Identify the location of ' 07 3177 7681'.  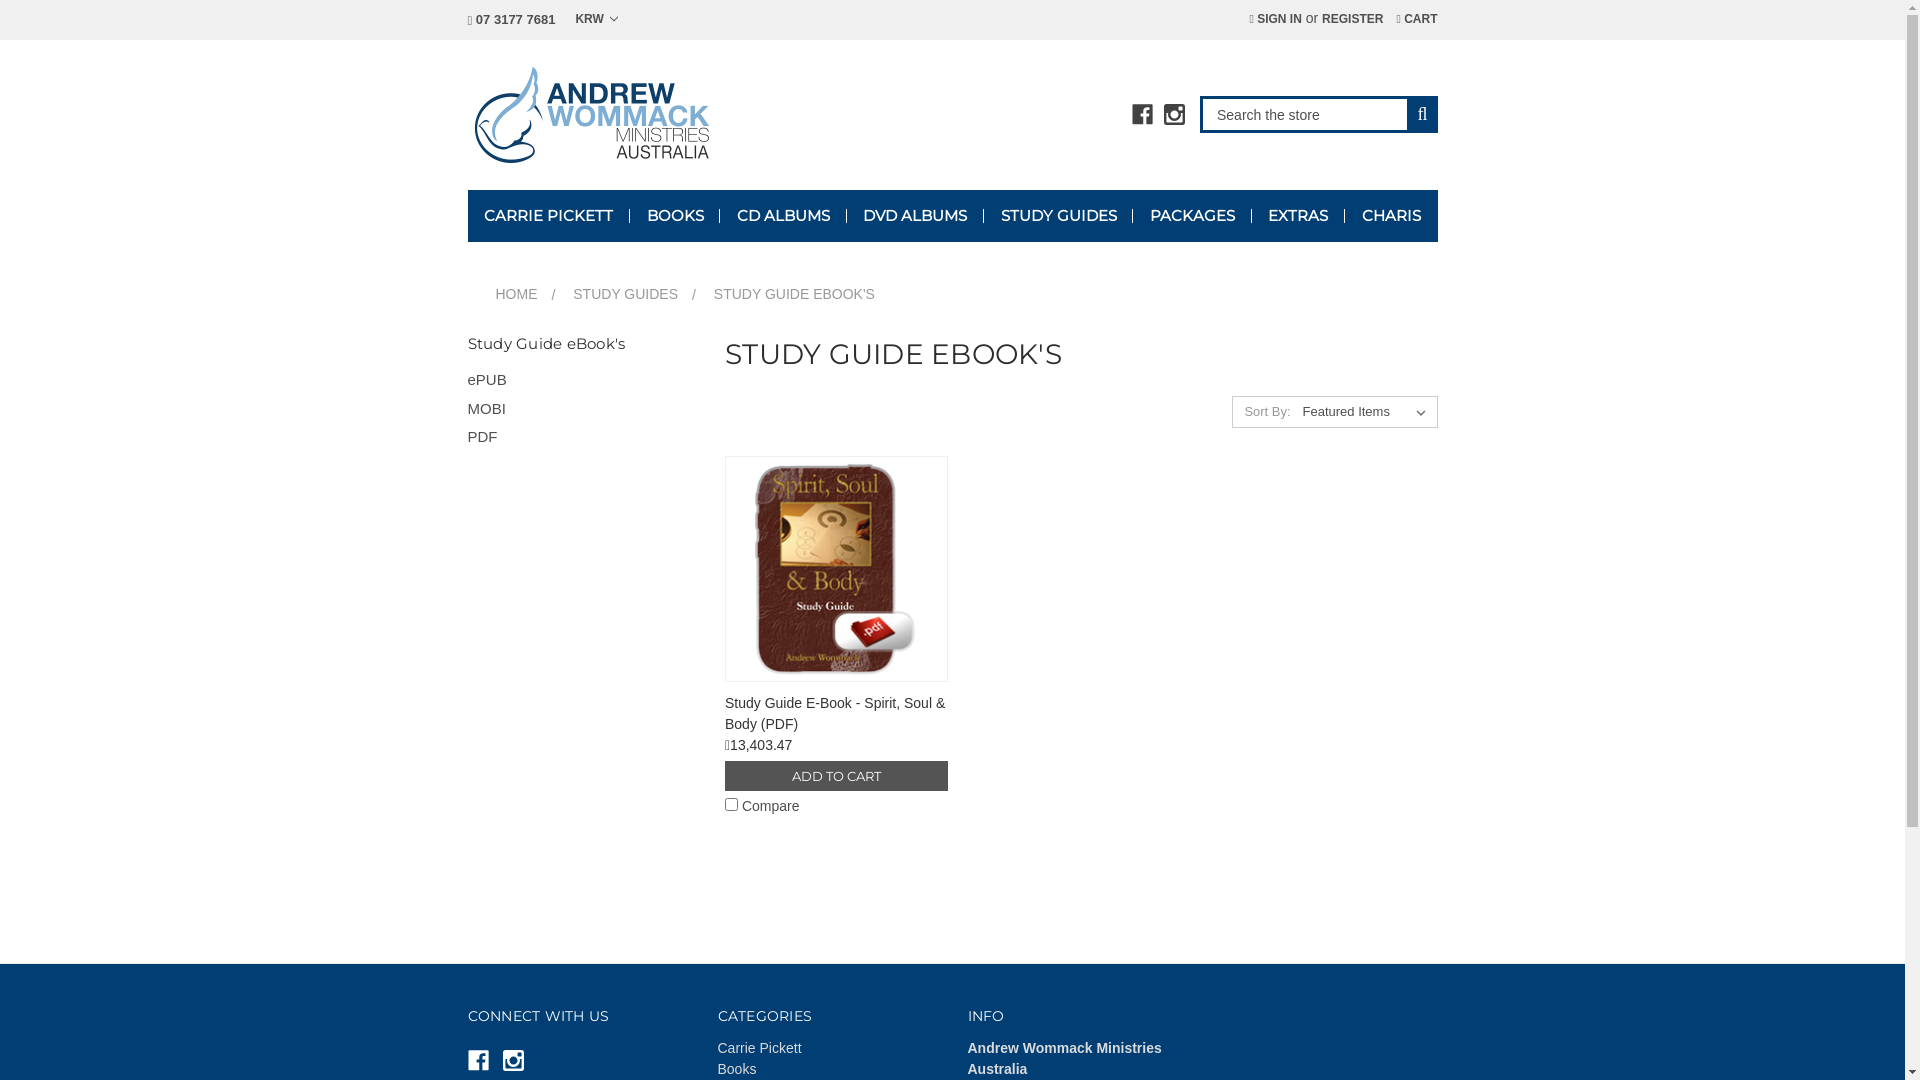
(512, 19).